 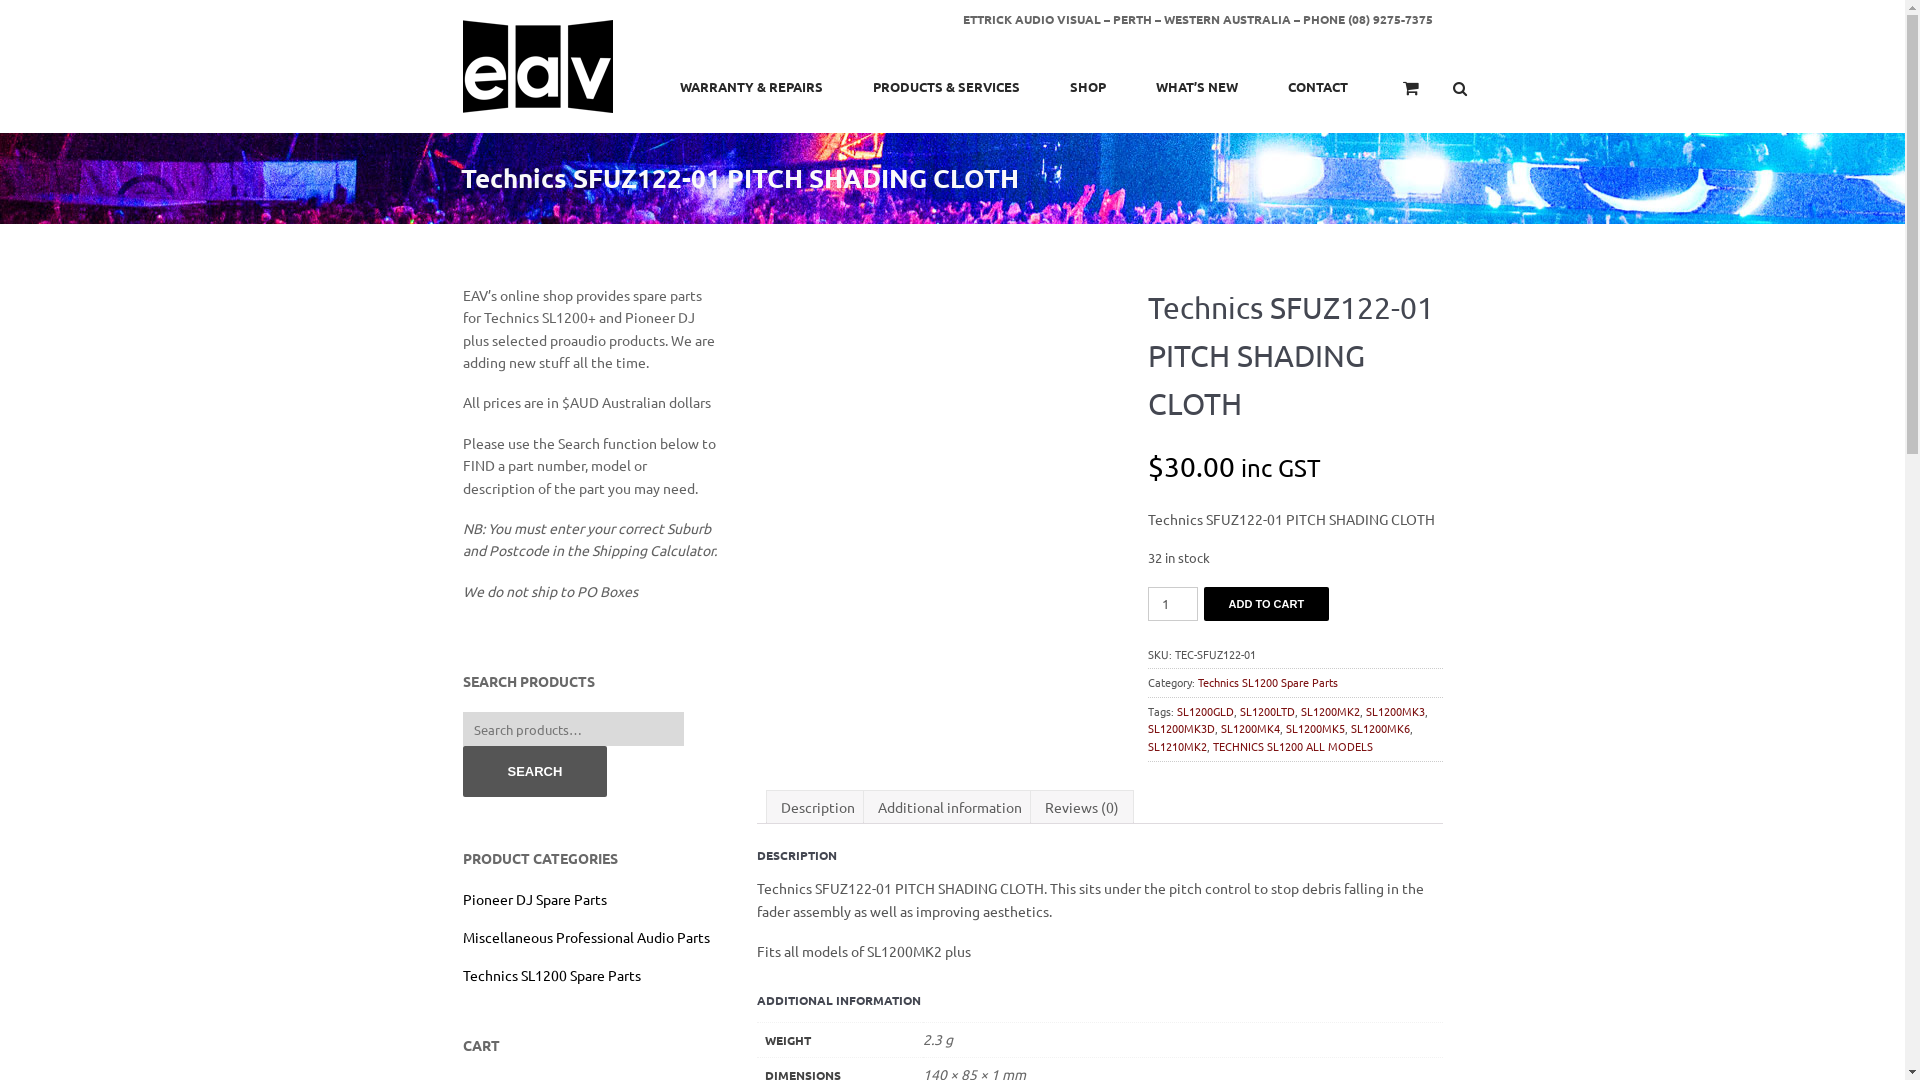 What do you see at coordinates (1042, 805) in the screenshot?
I see `'Reviews (0)'` at bounding box center [1042, 805].